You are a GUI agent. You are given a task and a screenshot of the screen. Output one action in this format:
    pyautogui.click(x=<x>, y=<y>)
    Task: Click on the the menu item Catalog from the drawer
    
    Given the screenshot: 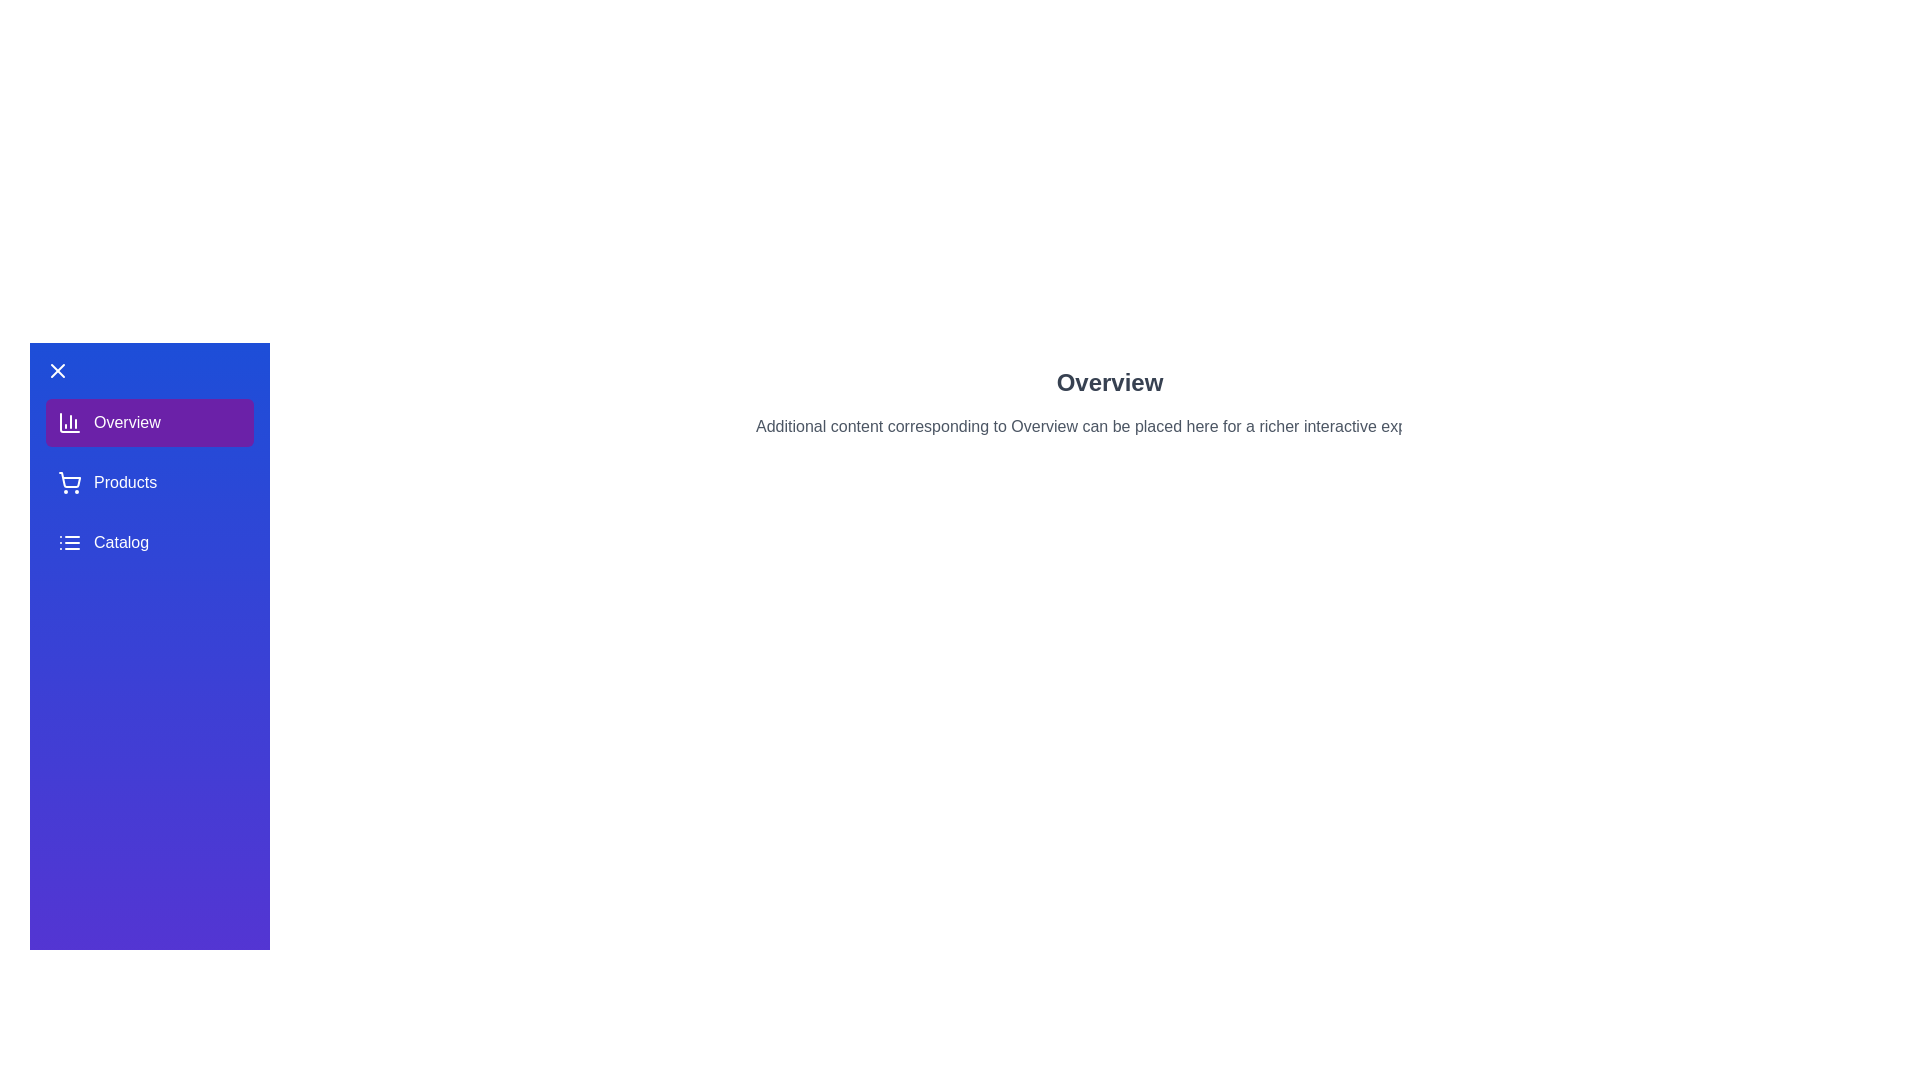 What is the action you would take?
    pyautogui.click(x=148, y=543)
    